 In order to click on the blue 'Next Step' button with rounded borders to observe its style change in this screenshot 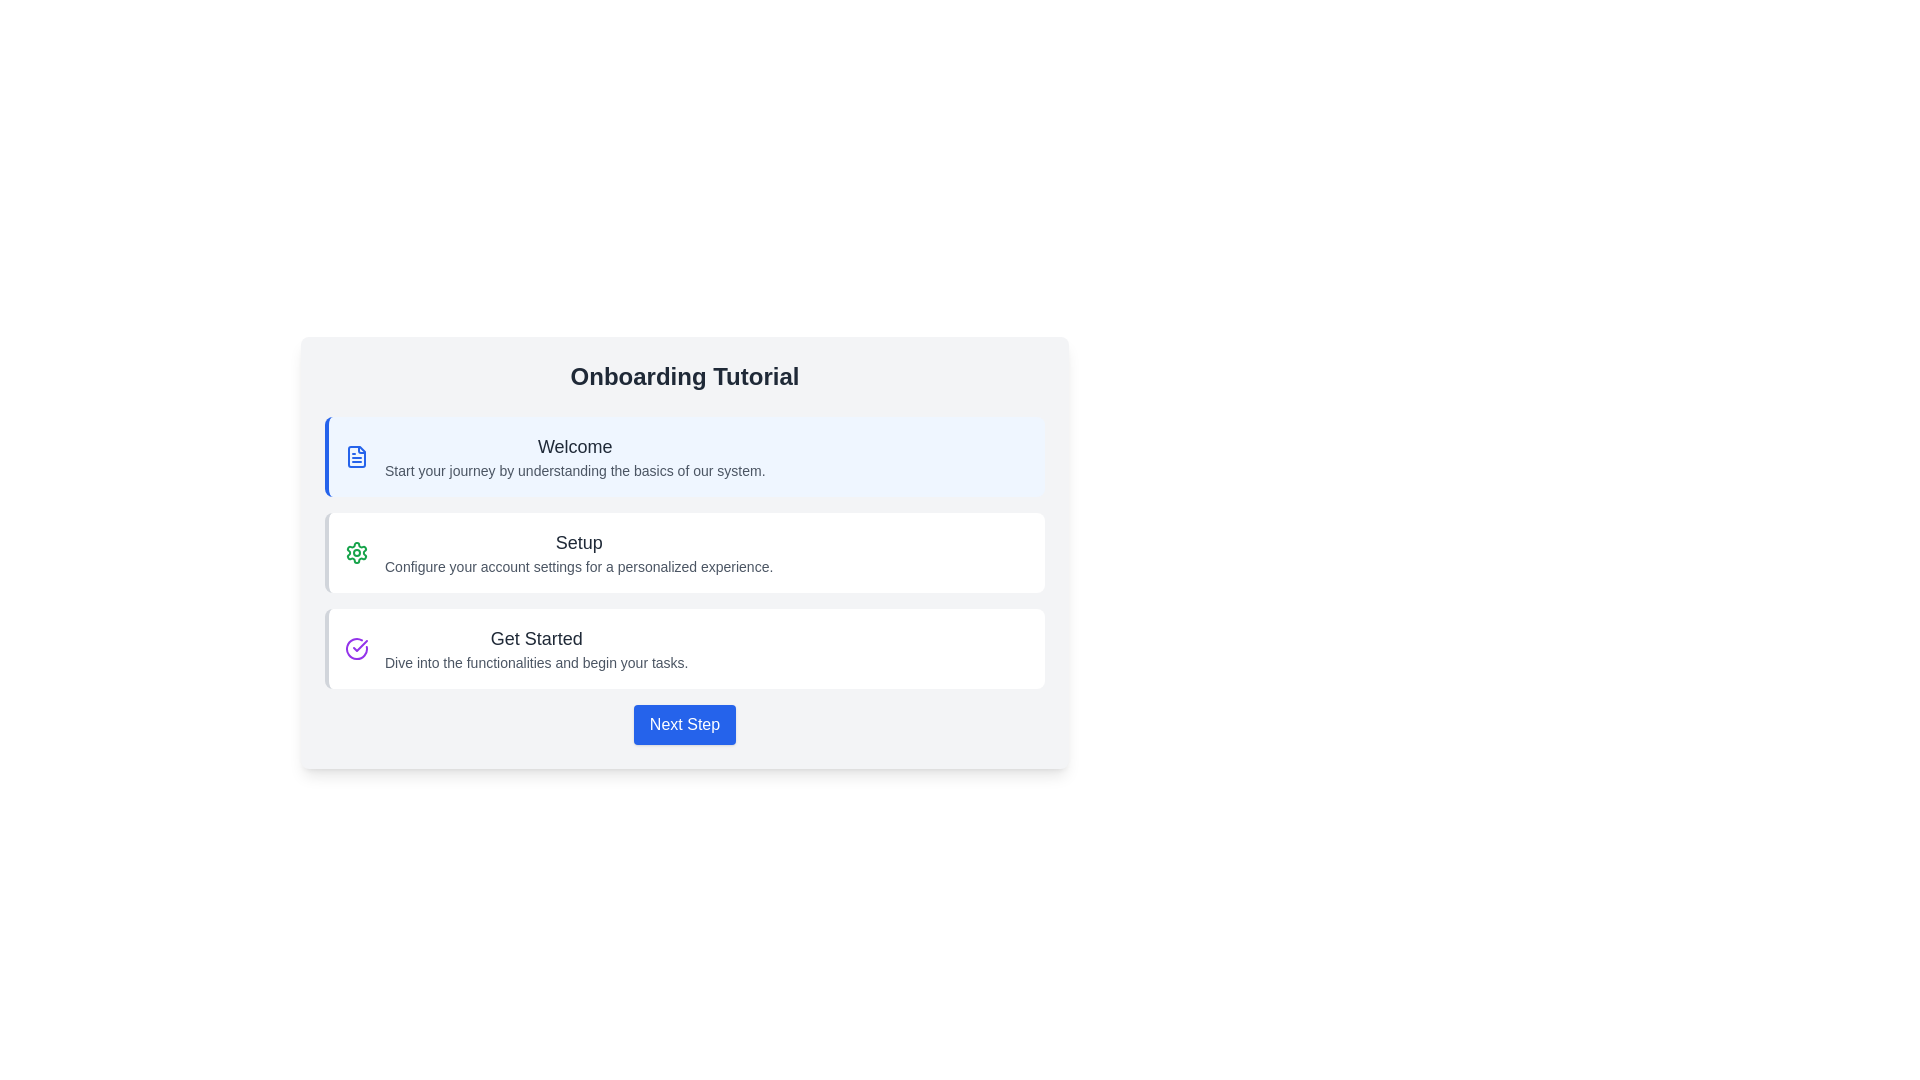, I will do `click(685, 725)`.